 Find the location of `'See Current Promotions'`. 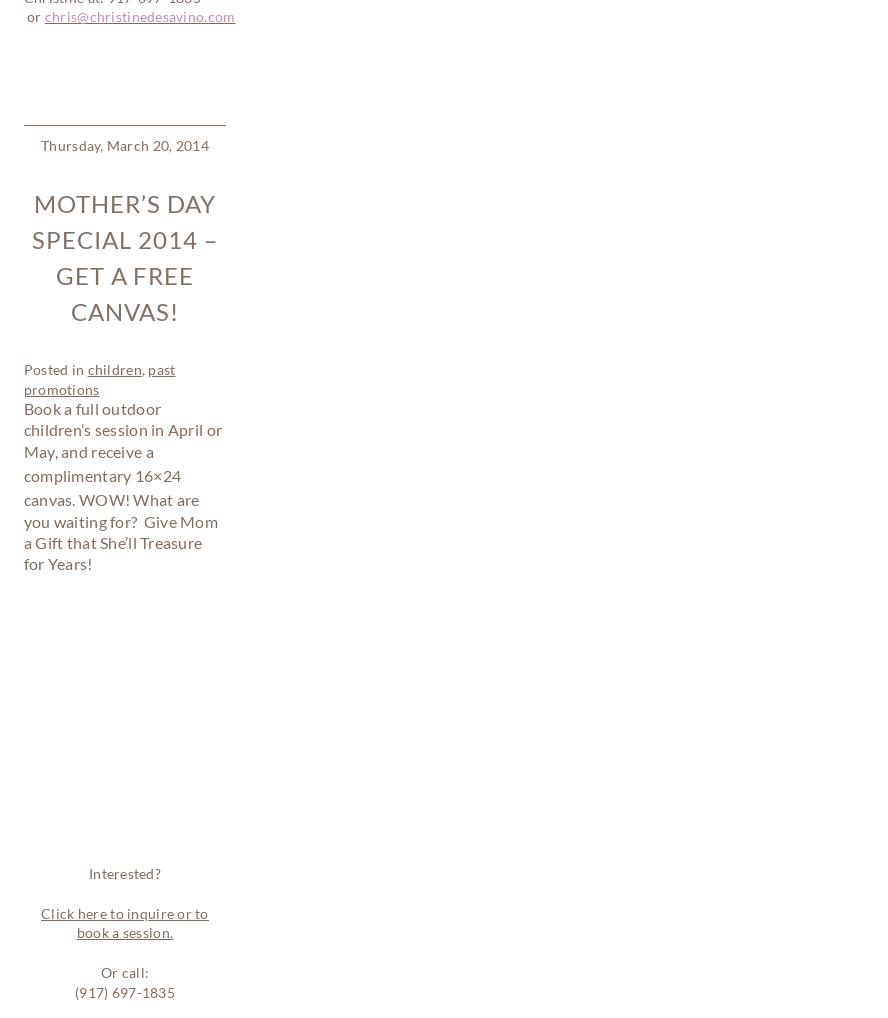

'See Current Promotions' is located at coordinates (127, 711).